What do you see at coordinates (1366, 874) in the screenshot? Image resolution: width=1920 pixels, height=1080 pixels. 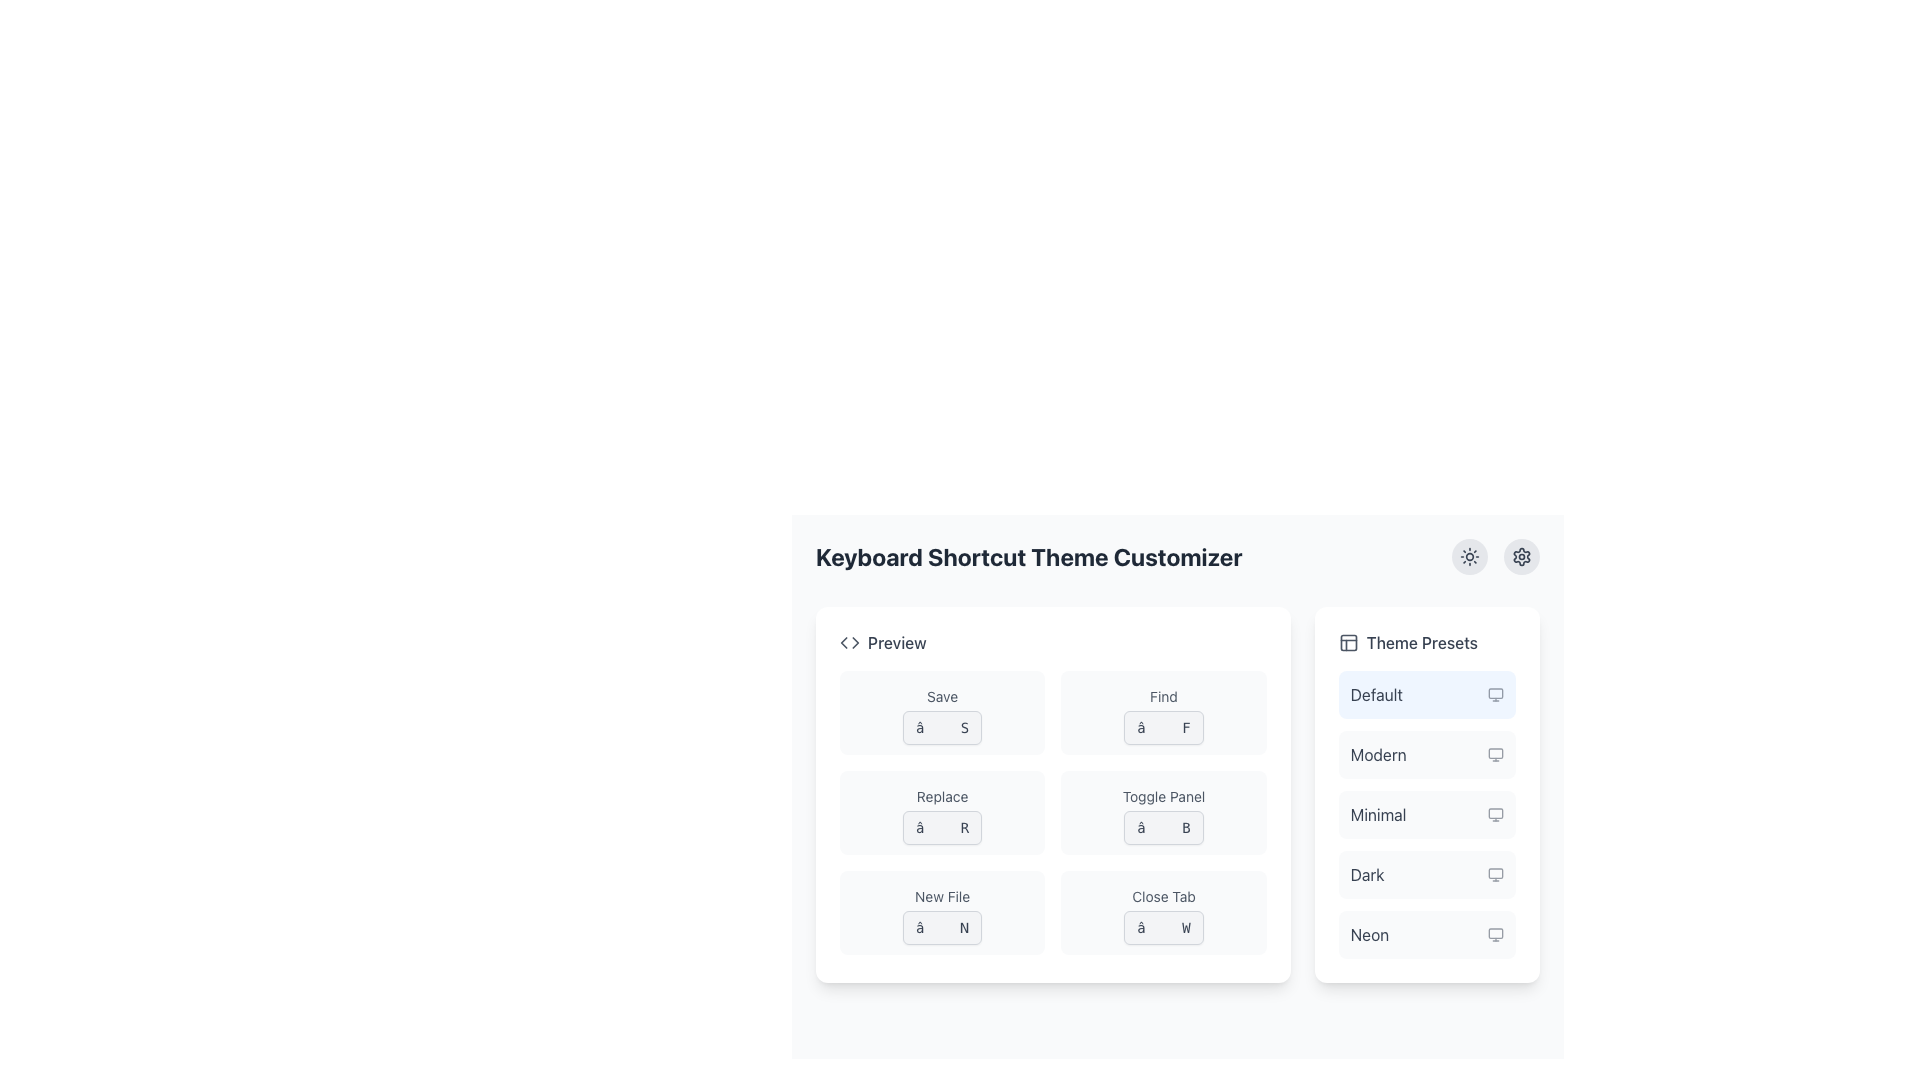 I see `the 'Dark' theme preset label in the Theme Presets section, which is the fourth item in a vertically aligned list, located between the 'Minimal' and 'Neon' items` at bounding box center [1366, 874].